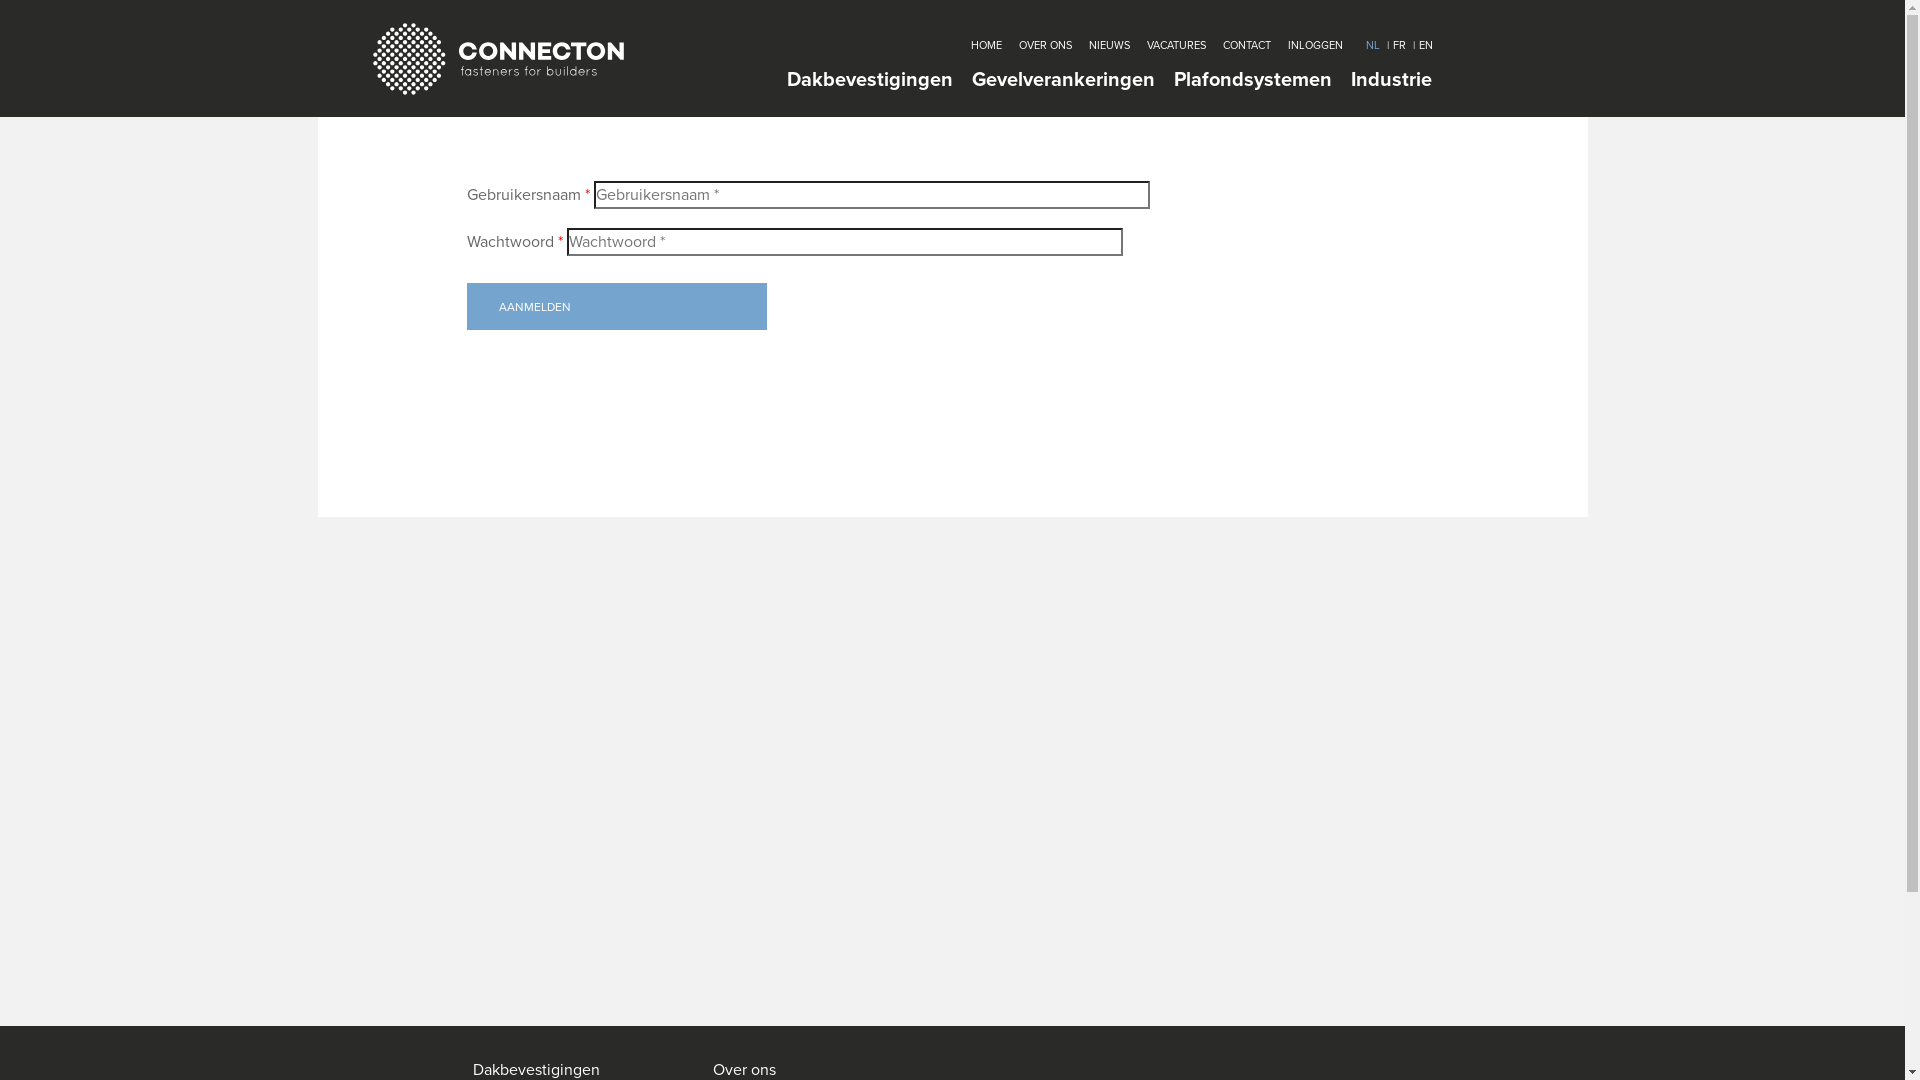 This screenshot has height=1080, width=1920. I want to click on 'FR', so click(1397, 45).